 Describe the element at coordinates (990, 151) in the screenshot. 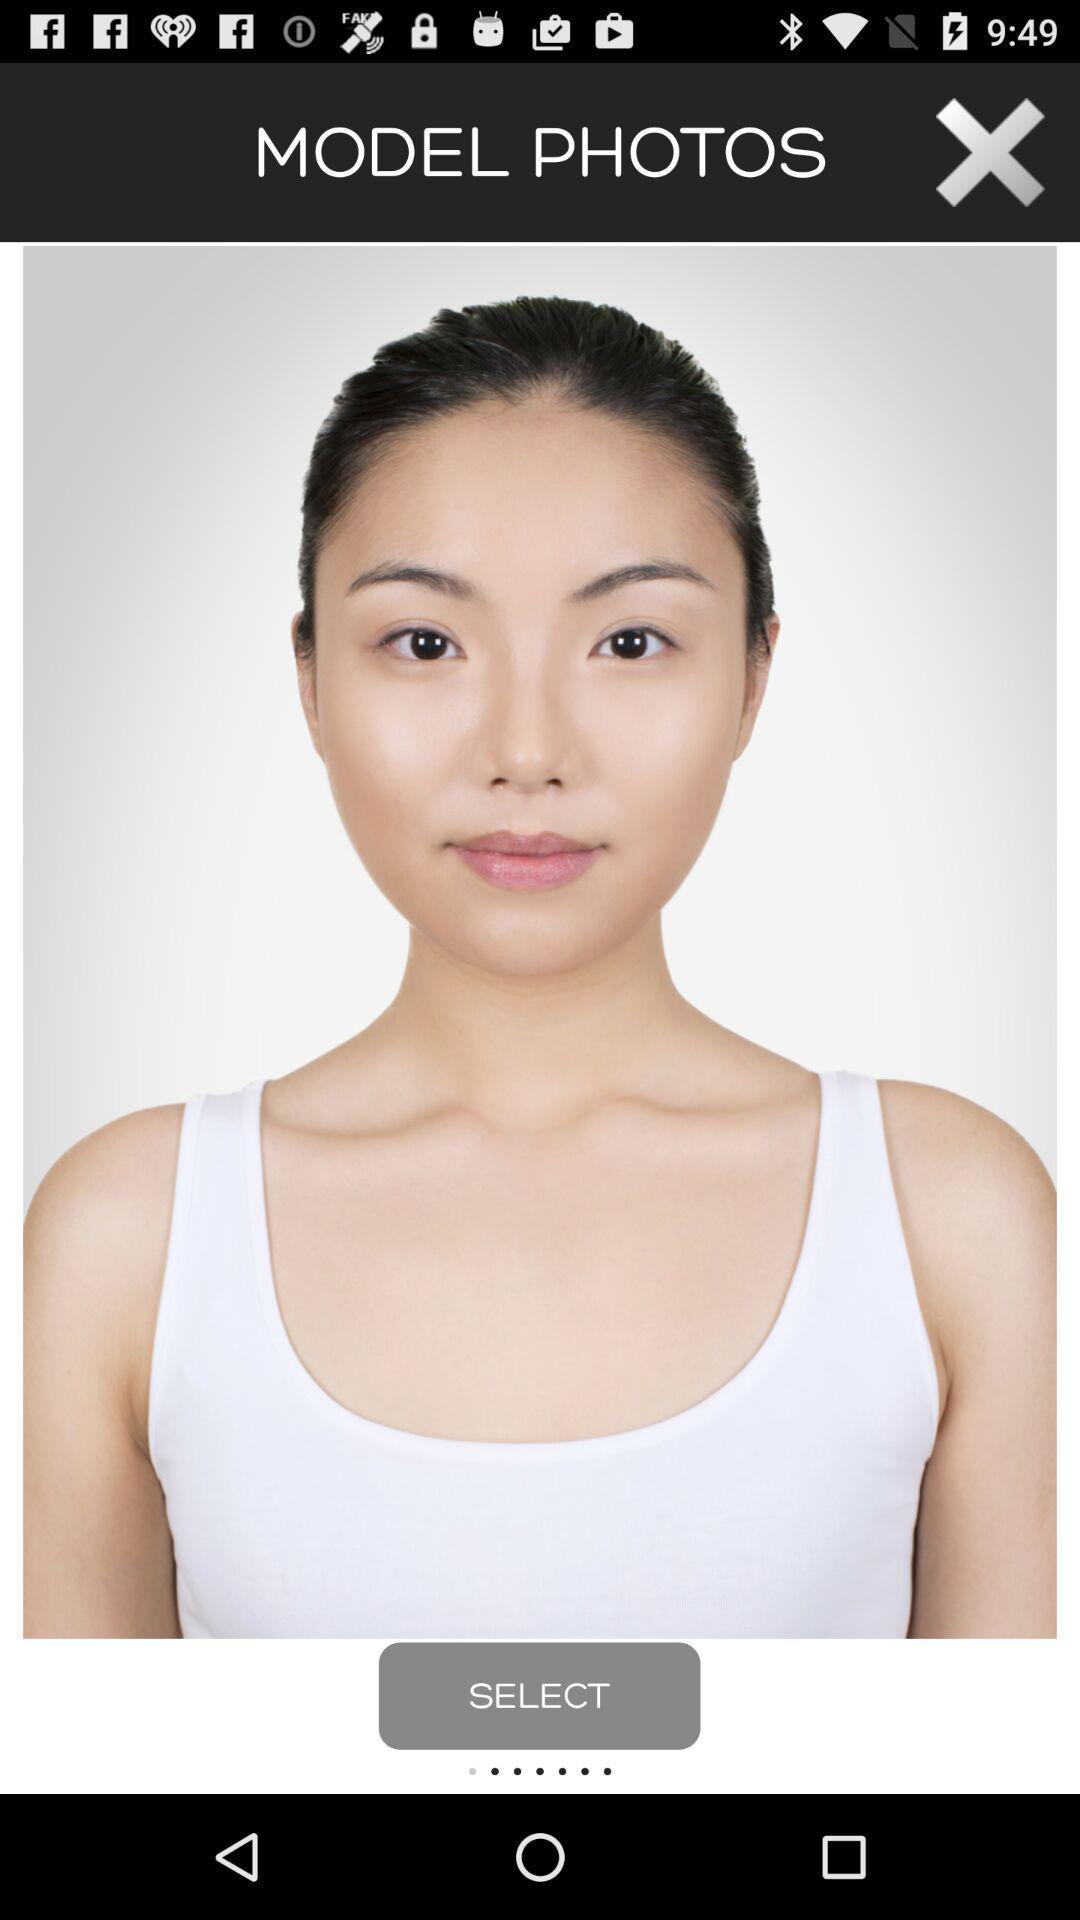

I see `page` at that location.